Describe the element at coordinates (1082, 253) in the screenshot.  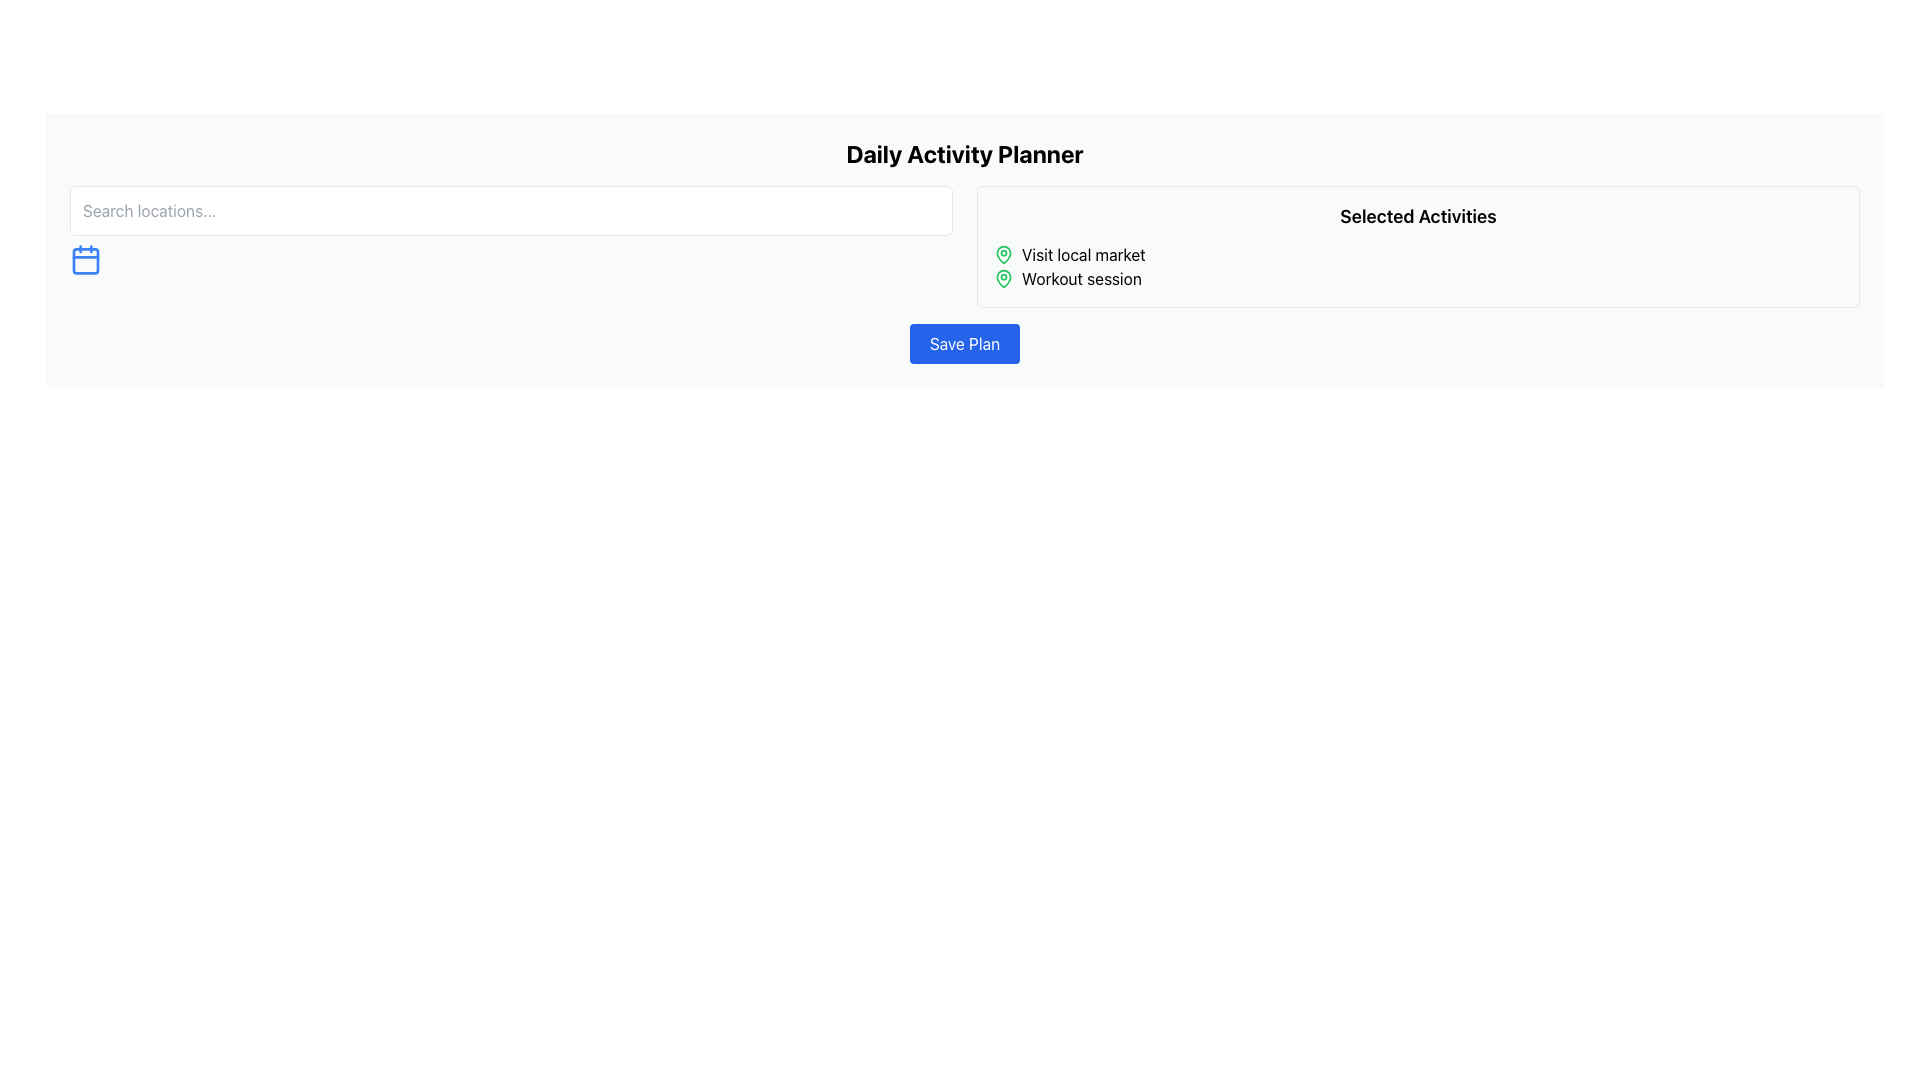
I see `the text label 'Visit local market' which is positioned on the right side of the interface within the 'Selected Activities' group, above the 'Workout session' text element` at that location.